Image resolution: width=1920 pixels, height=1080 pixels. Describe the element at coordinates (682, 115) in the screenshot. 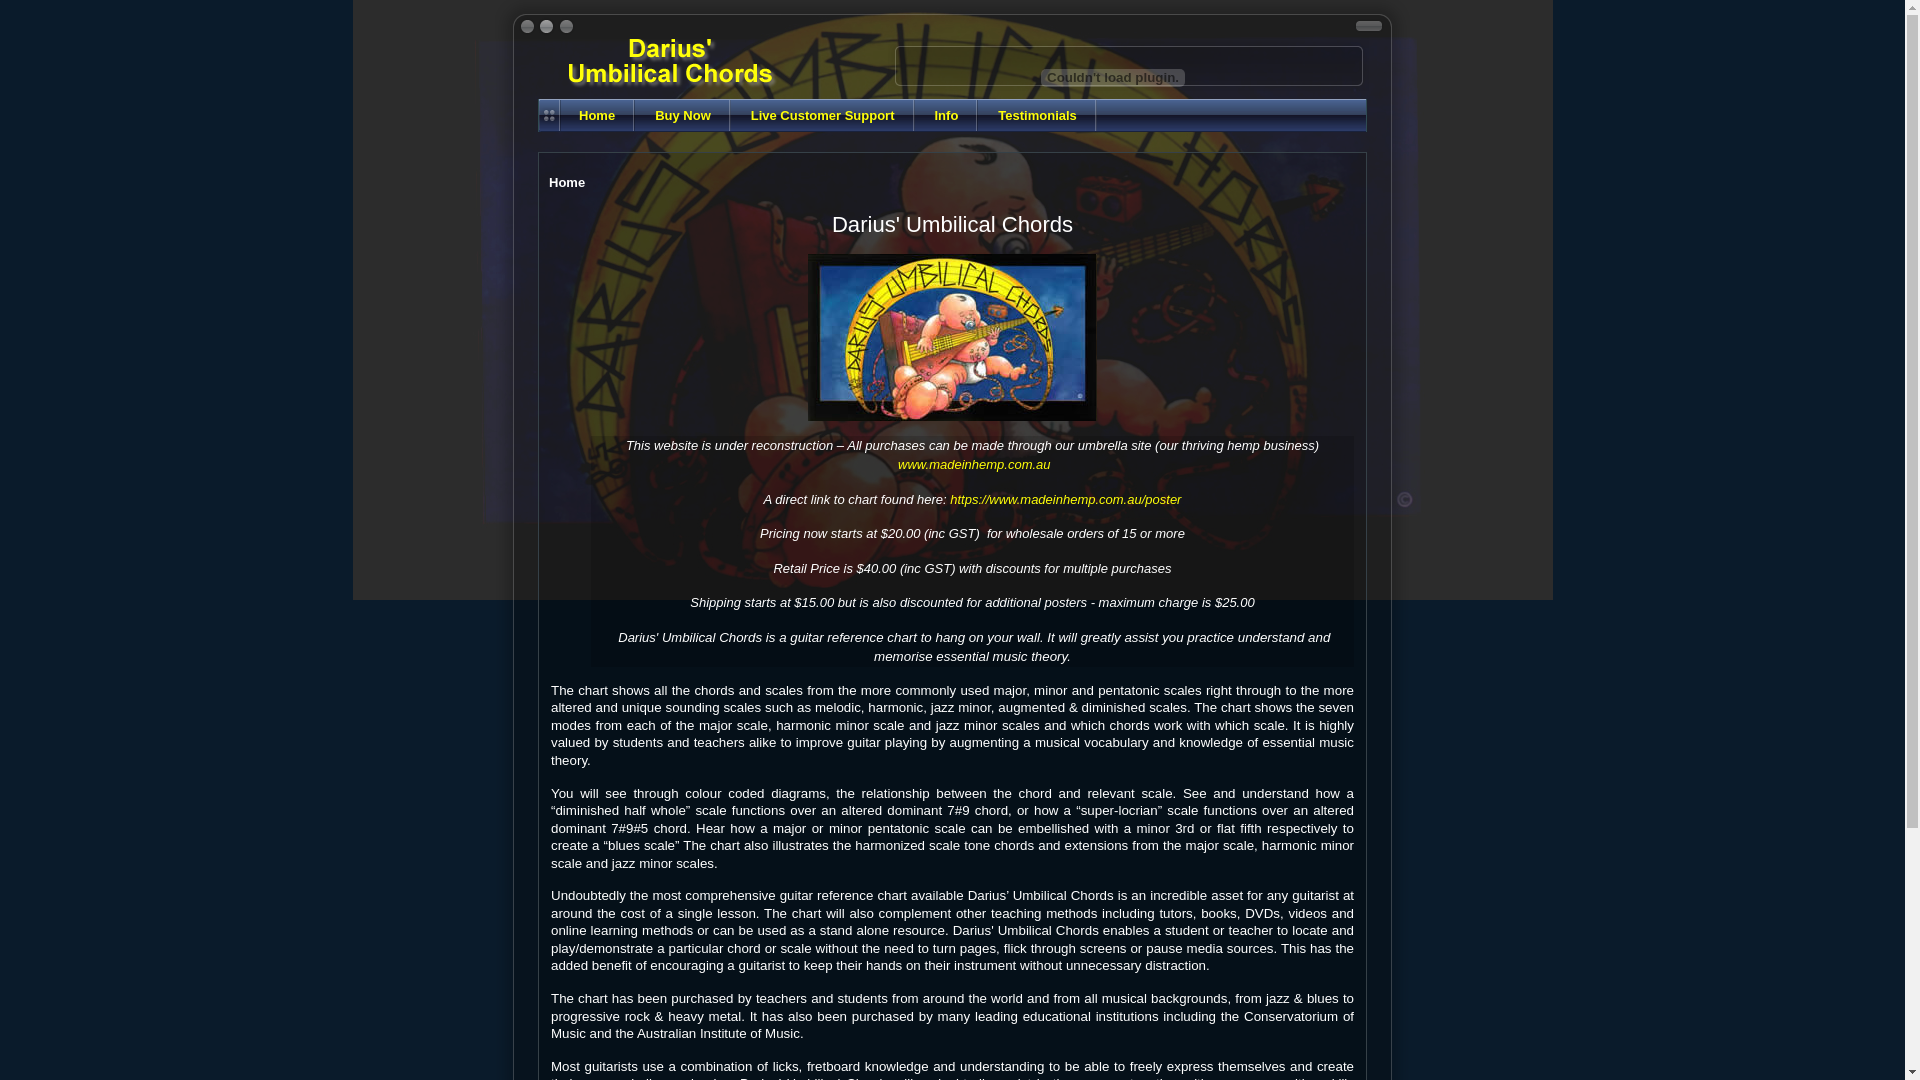

I see `'Buy Now'` at that location.